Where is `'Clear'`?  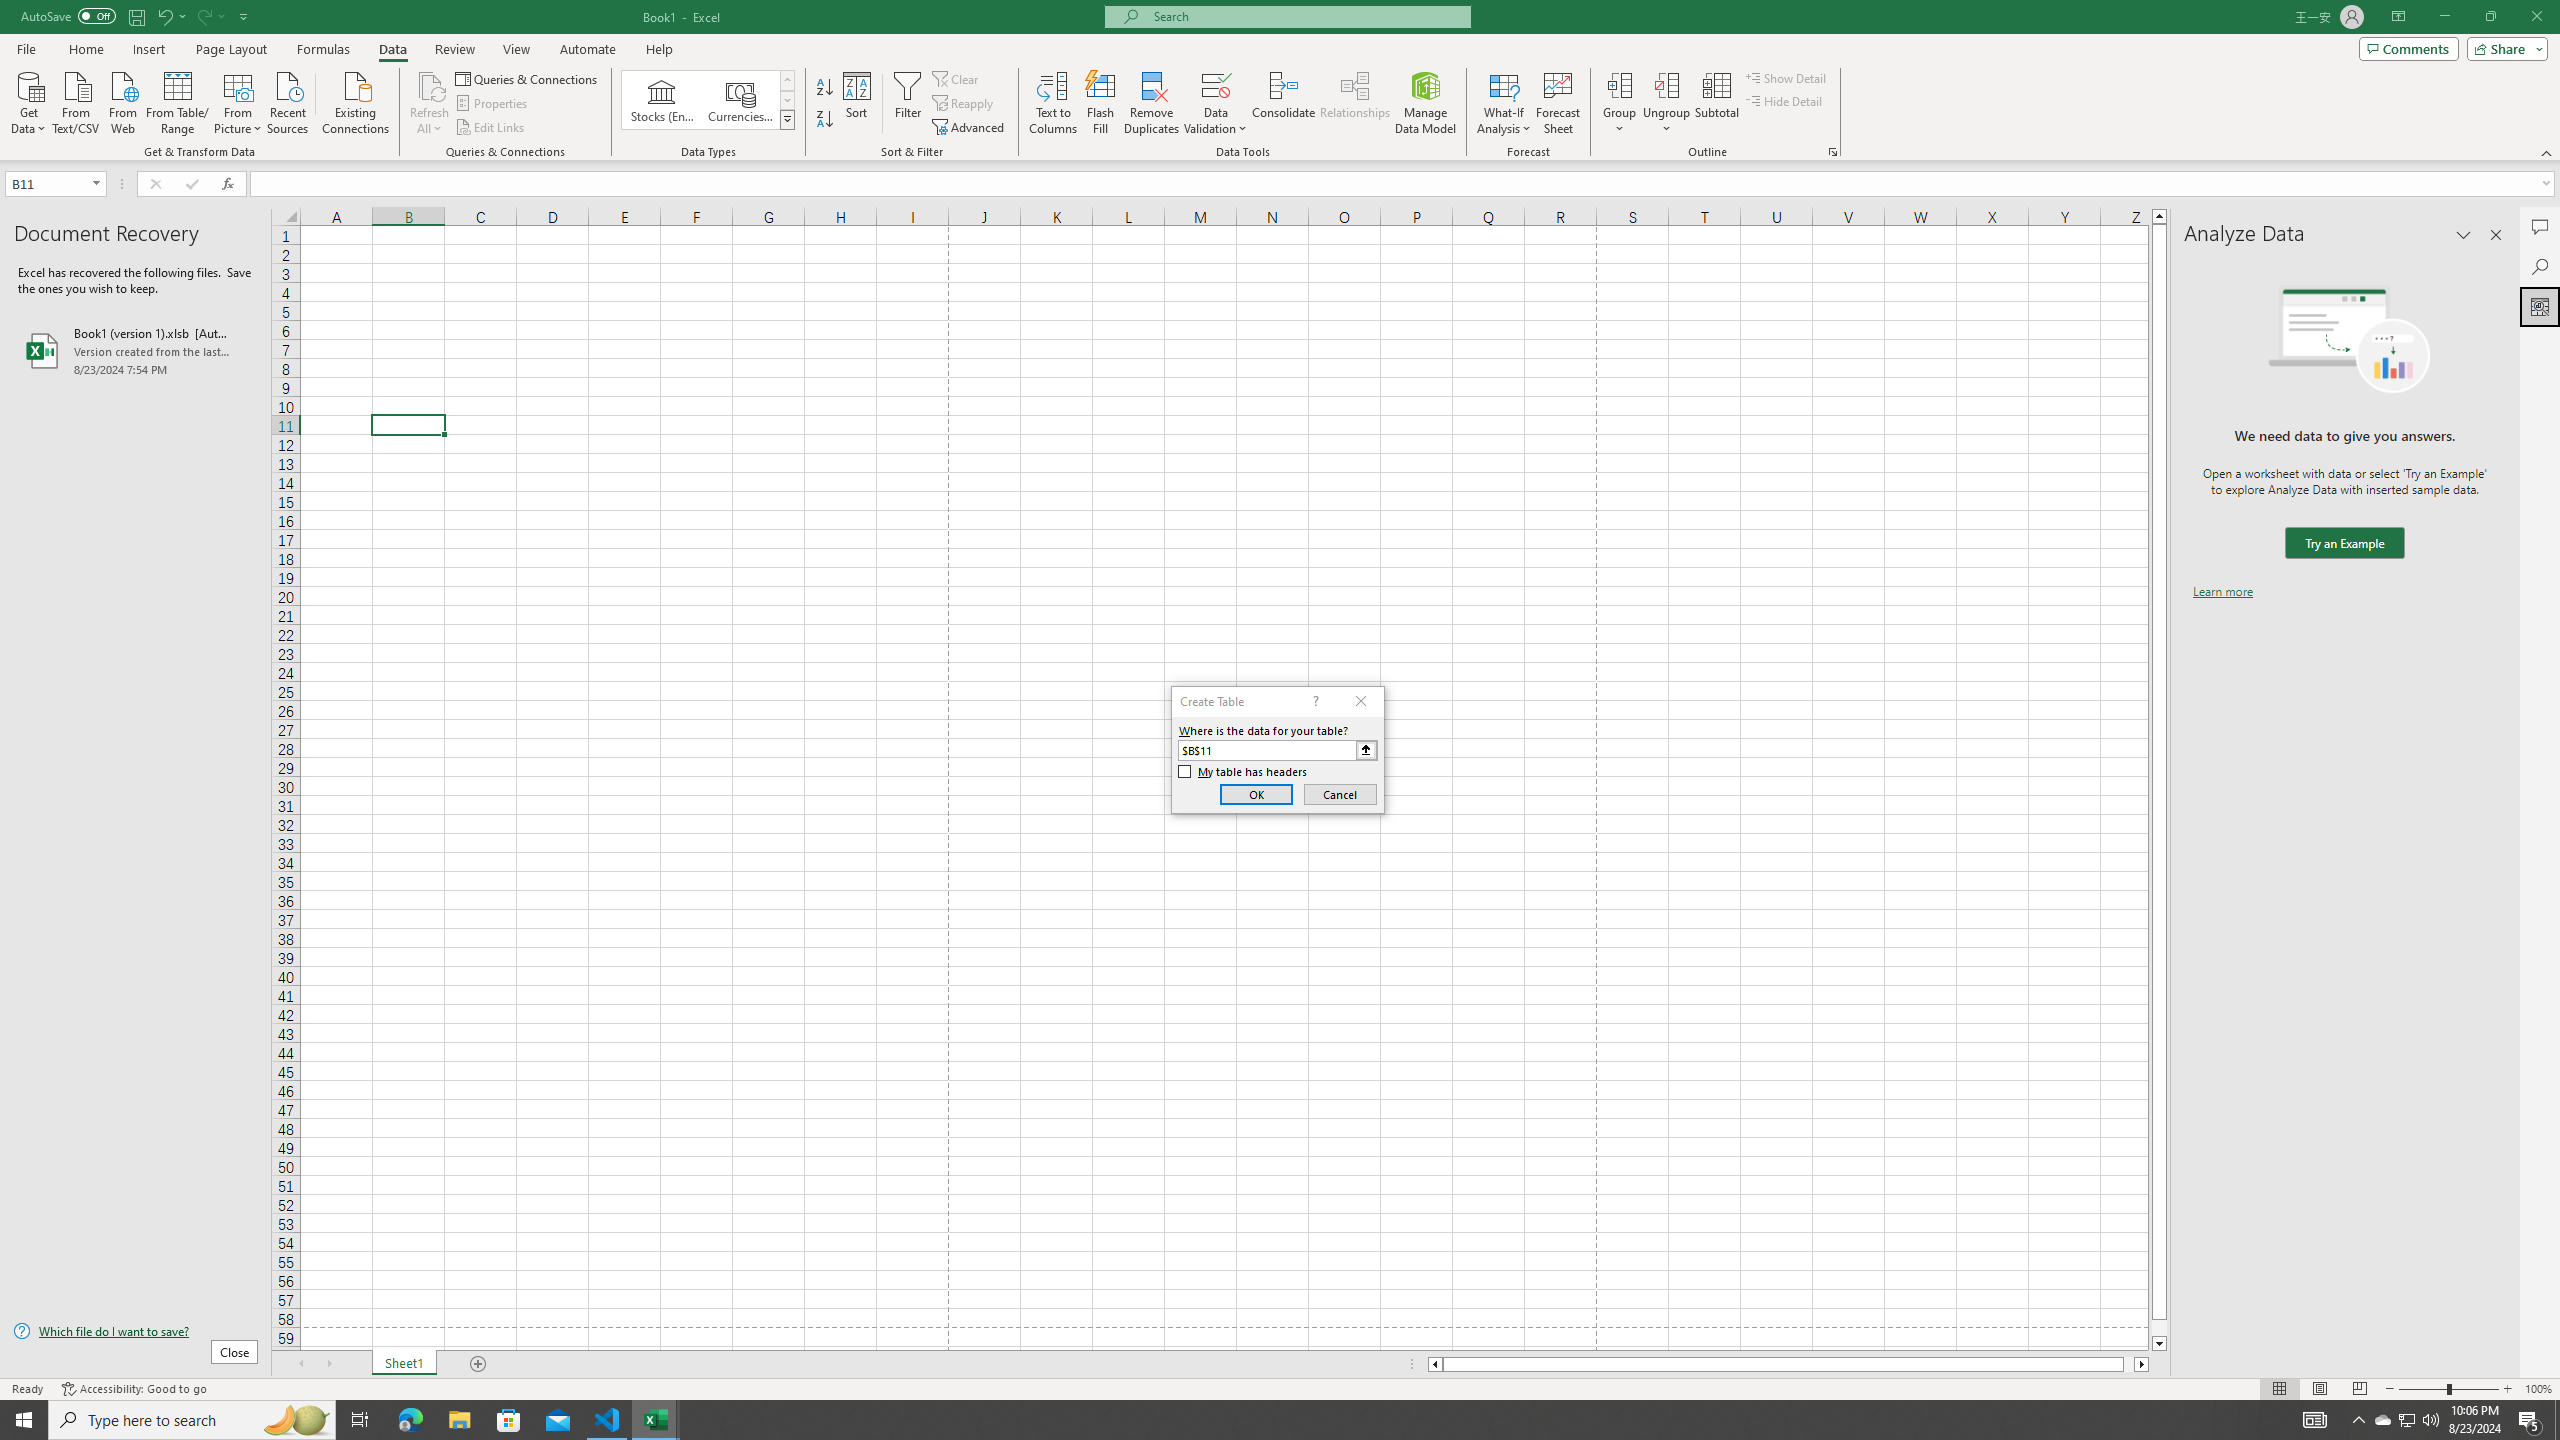
'Clear' is located at coordinates (957, 78).